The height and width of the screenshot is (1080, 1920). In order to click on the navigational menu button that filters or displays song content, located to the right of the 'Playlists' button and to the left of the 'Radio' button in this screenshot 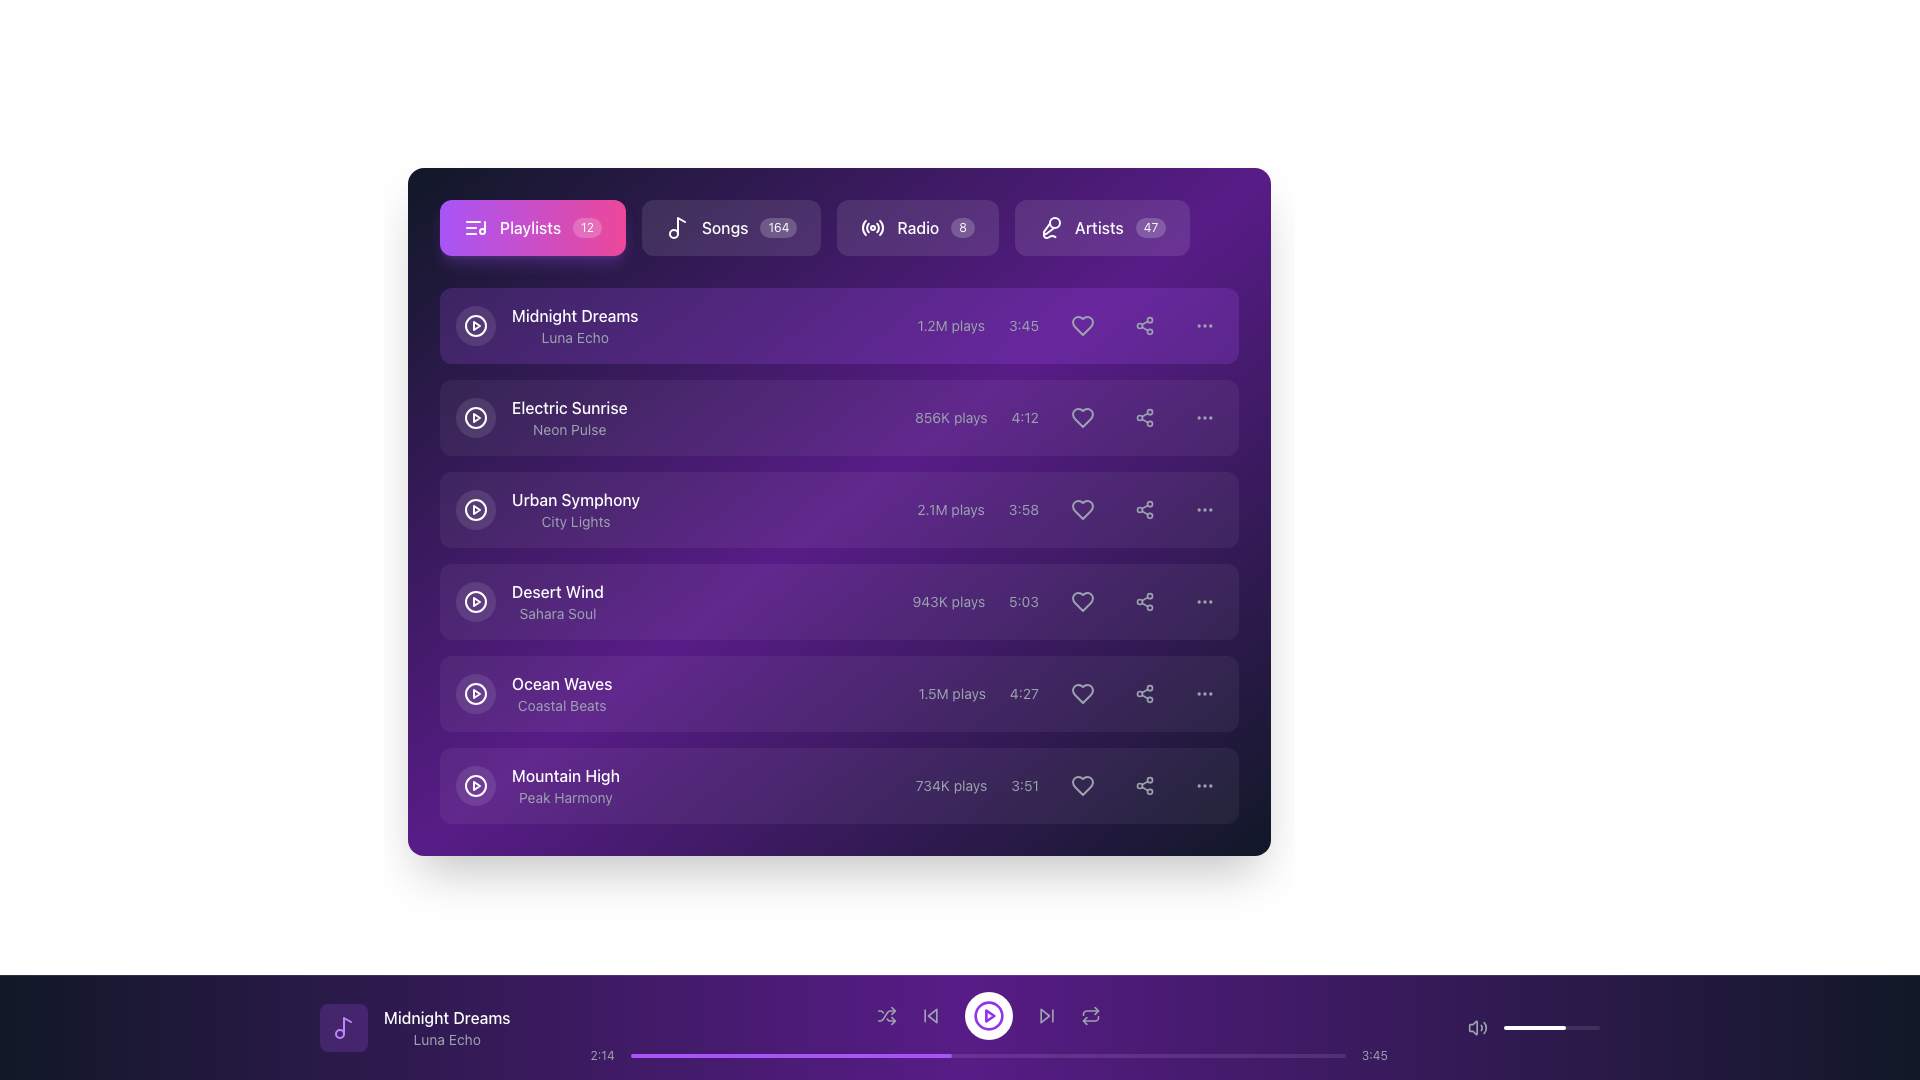, I will do `click(730, 226)`.